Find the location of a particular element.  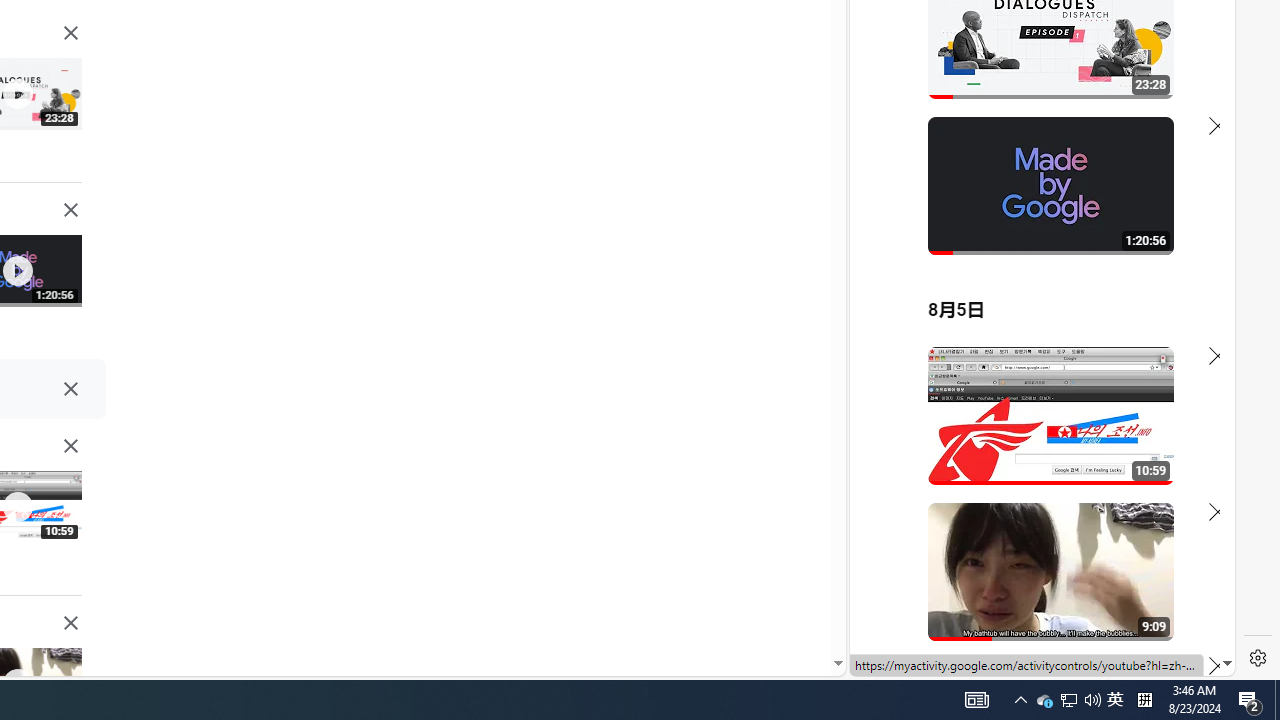

'Class: TjcpUd NMm5M' is located at coordinates (70, 622).